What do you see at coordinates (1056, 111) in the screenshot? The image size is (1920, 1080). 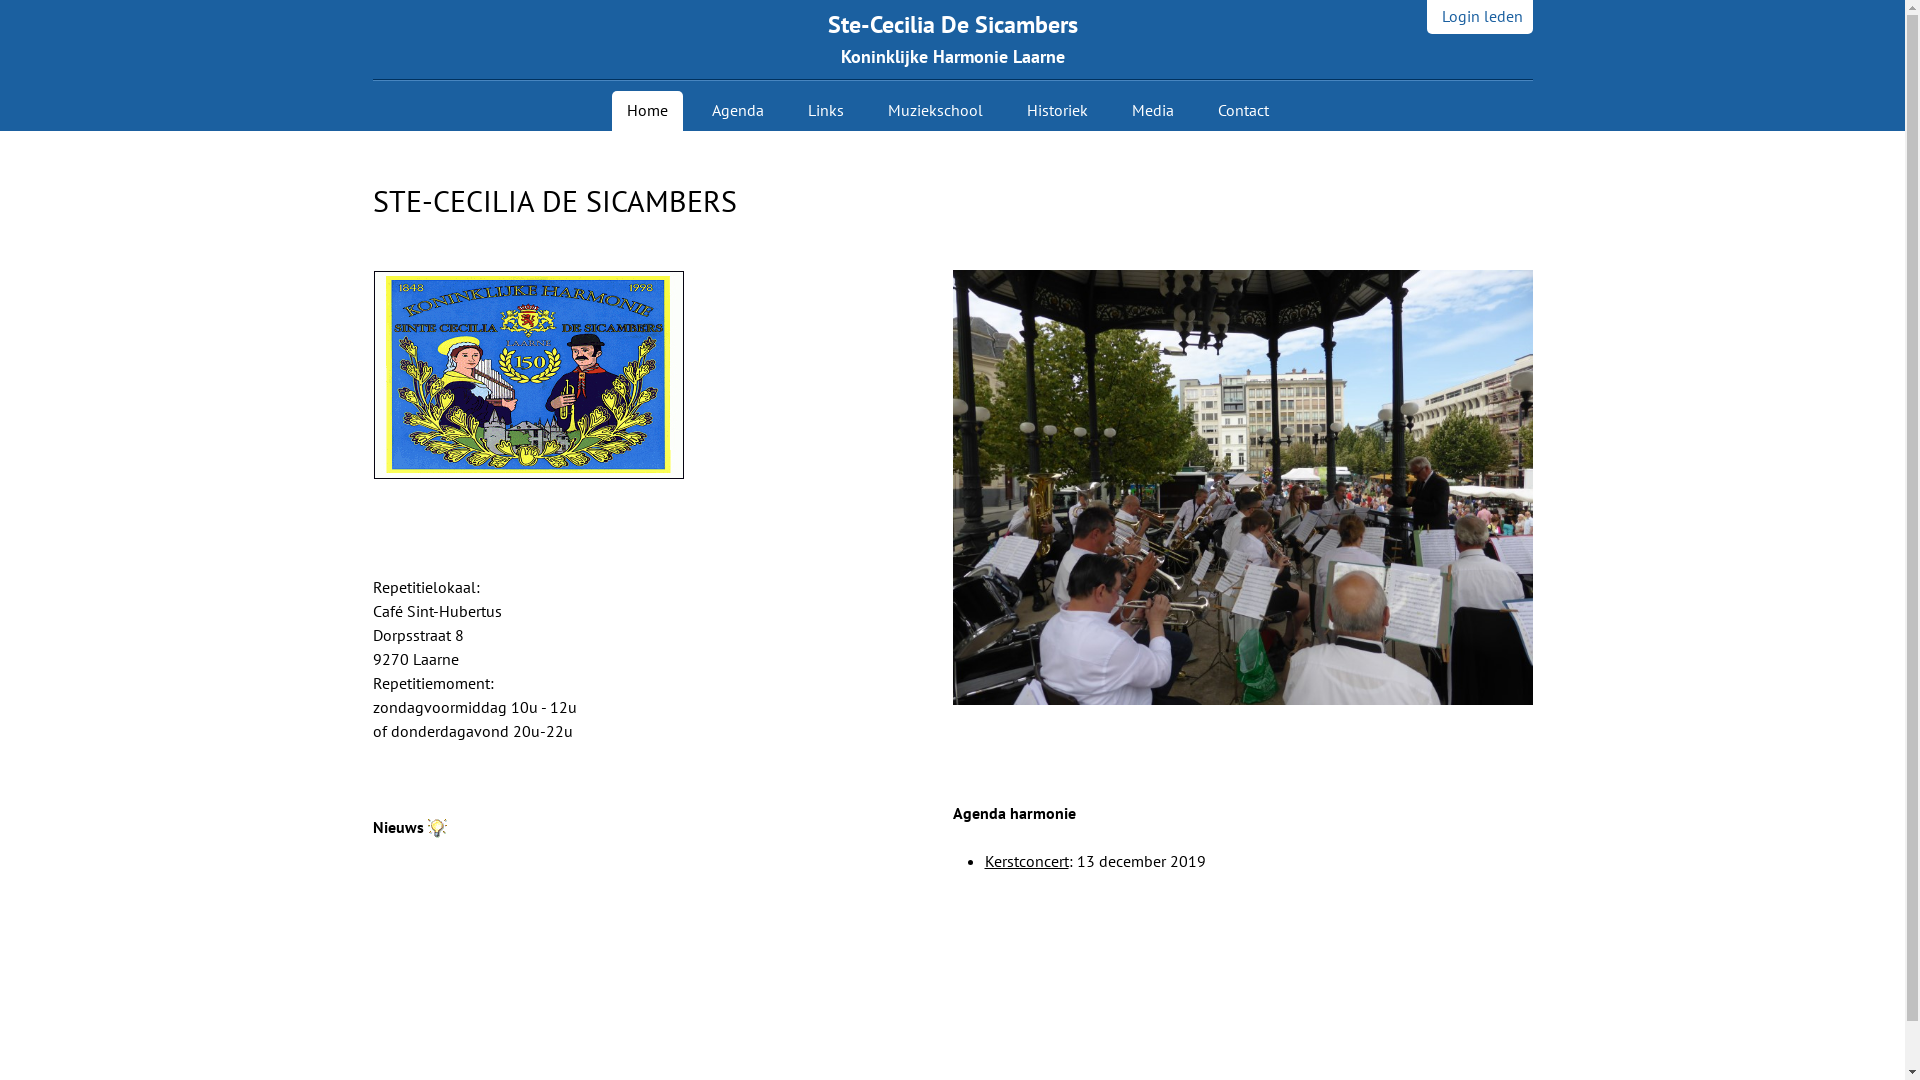 I see `'Historiek'` at bounding box center [1056, 111].